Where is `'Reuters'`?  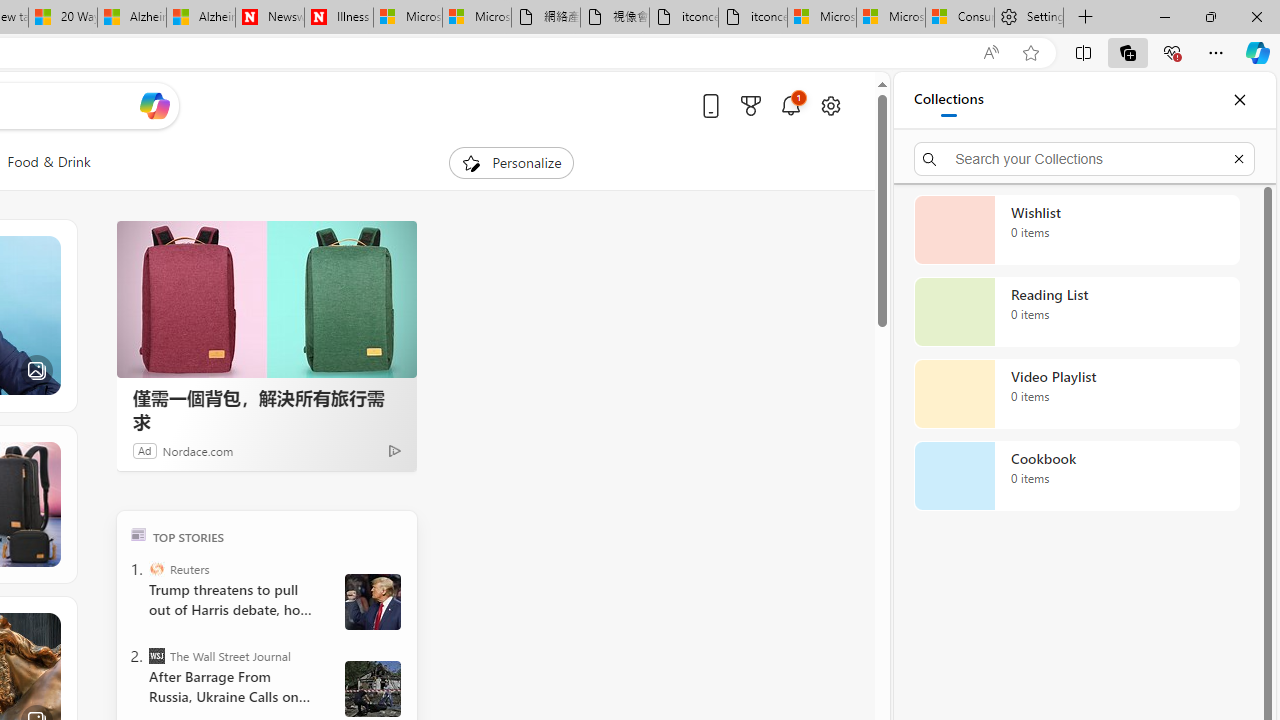
'Reuters' is located at coordinates (155, 568).